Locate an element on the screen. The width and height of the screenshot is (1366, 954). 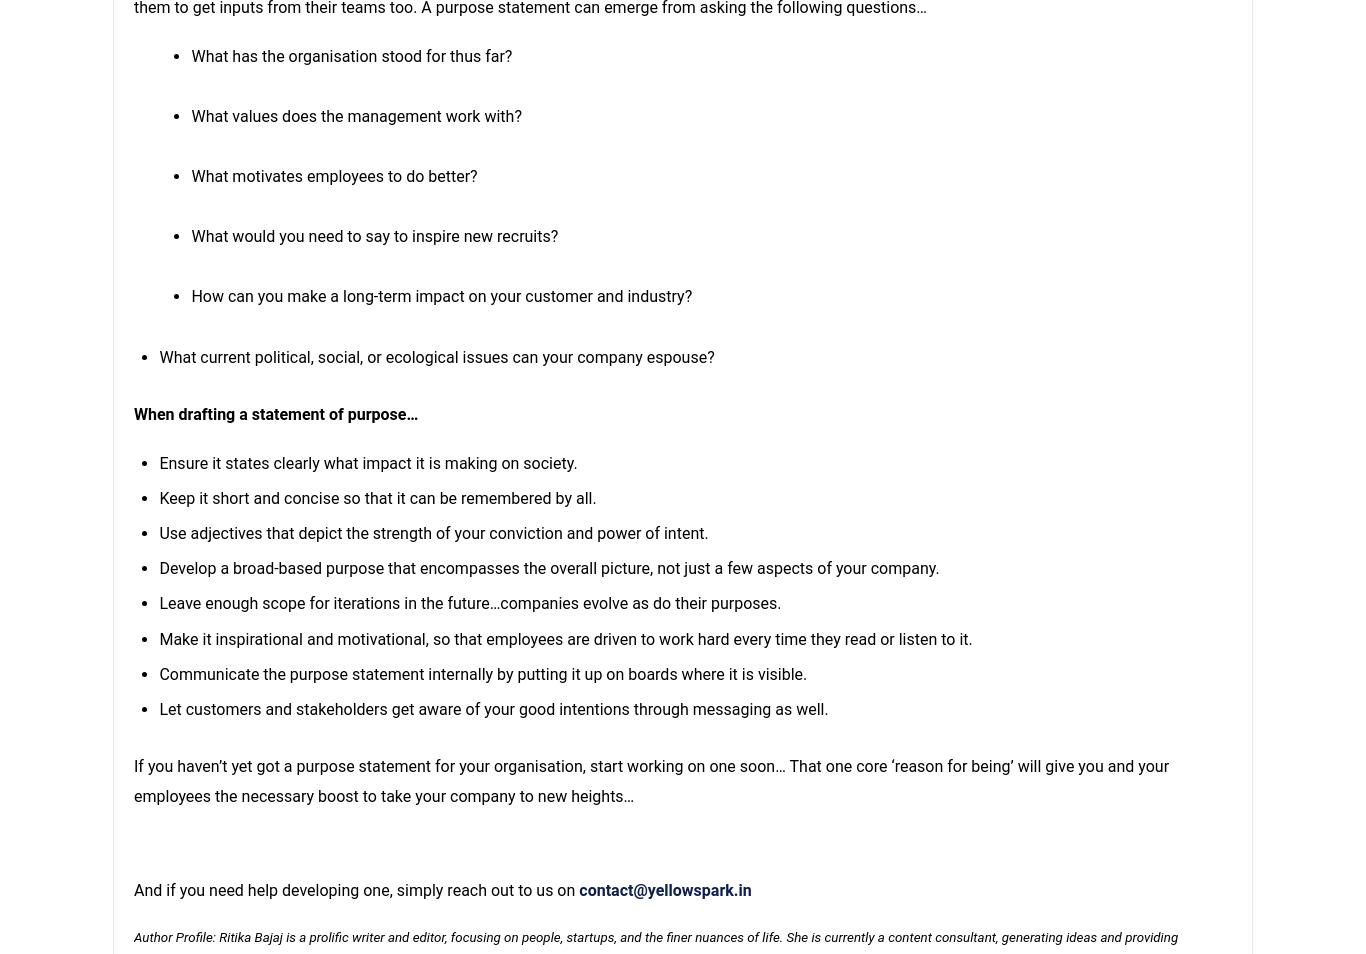
'Let customers and stakeholders get aware of your good intentions through messaging as well.' is located at coordinates (493, 708).